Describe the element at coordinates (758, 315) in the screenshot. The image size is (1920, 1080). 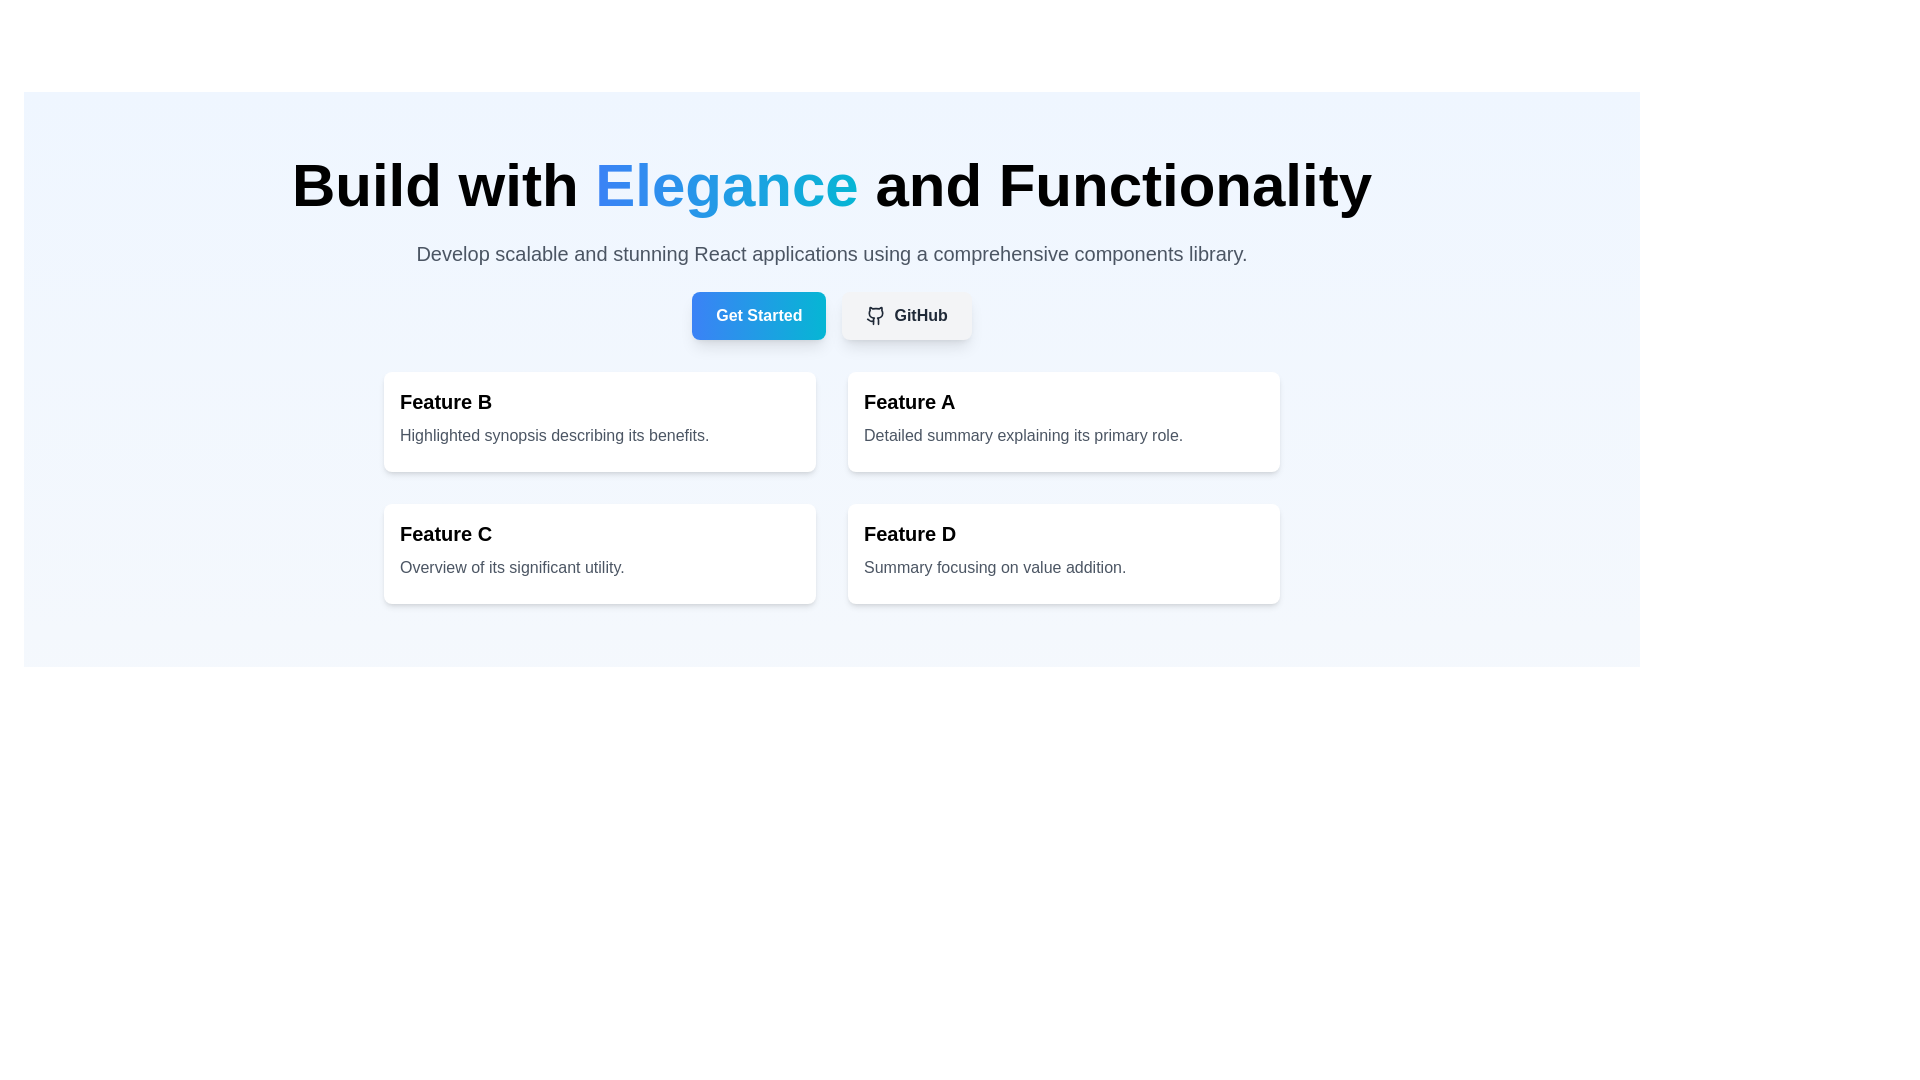
I see `the 'Get Started' button, which is a rectangular button with a gradient background from blue to cyan and bold white text, to visually highlight it` at that location.